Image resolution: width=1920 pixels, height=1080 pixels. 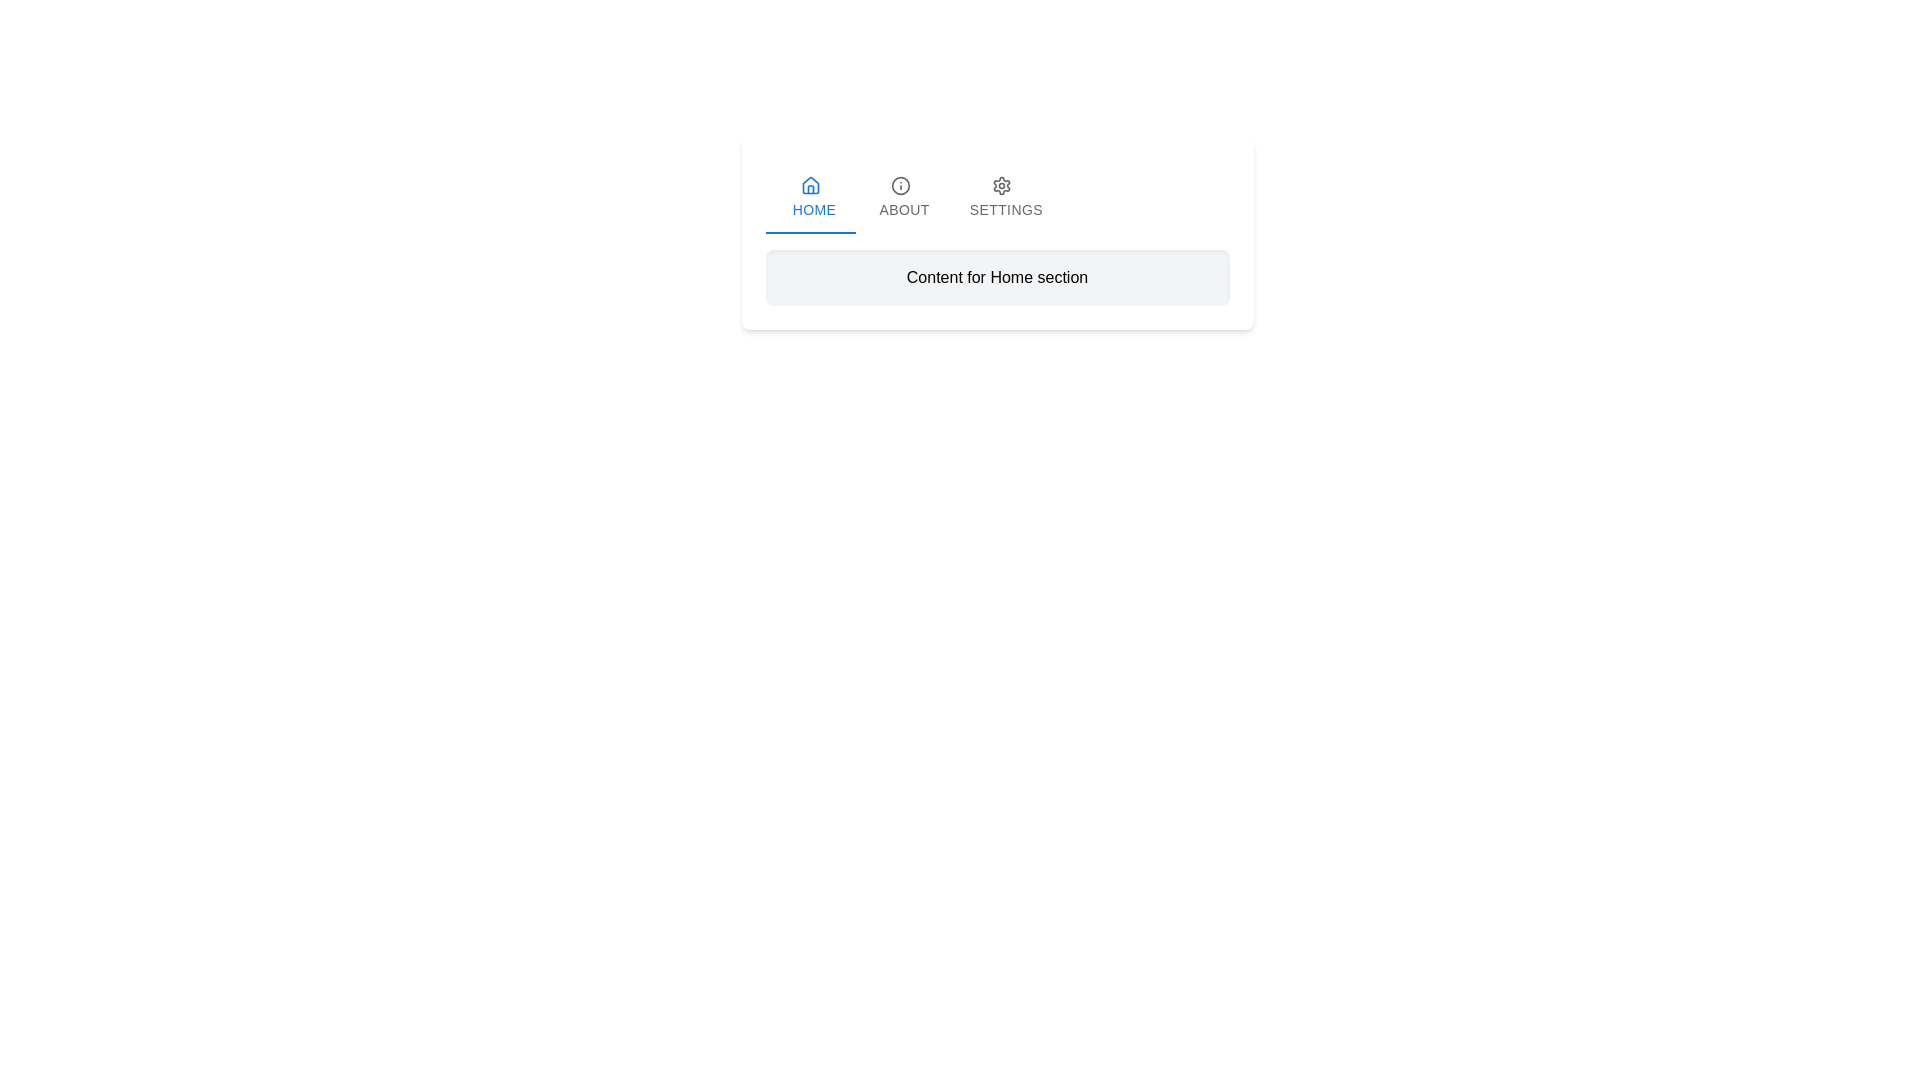 I want to click on the circular info icon located in the 'About' tab above the 'ABOUT' text, so click(x=899, y=186).